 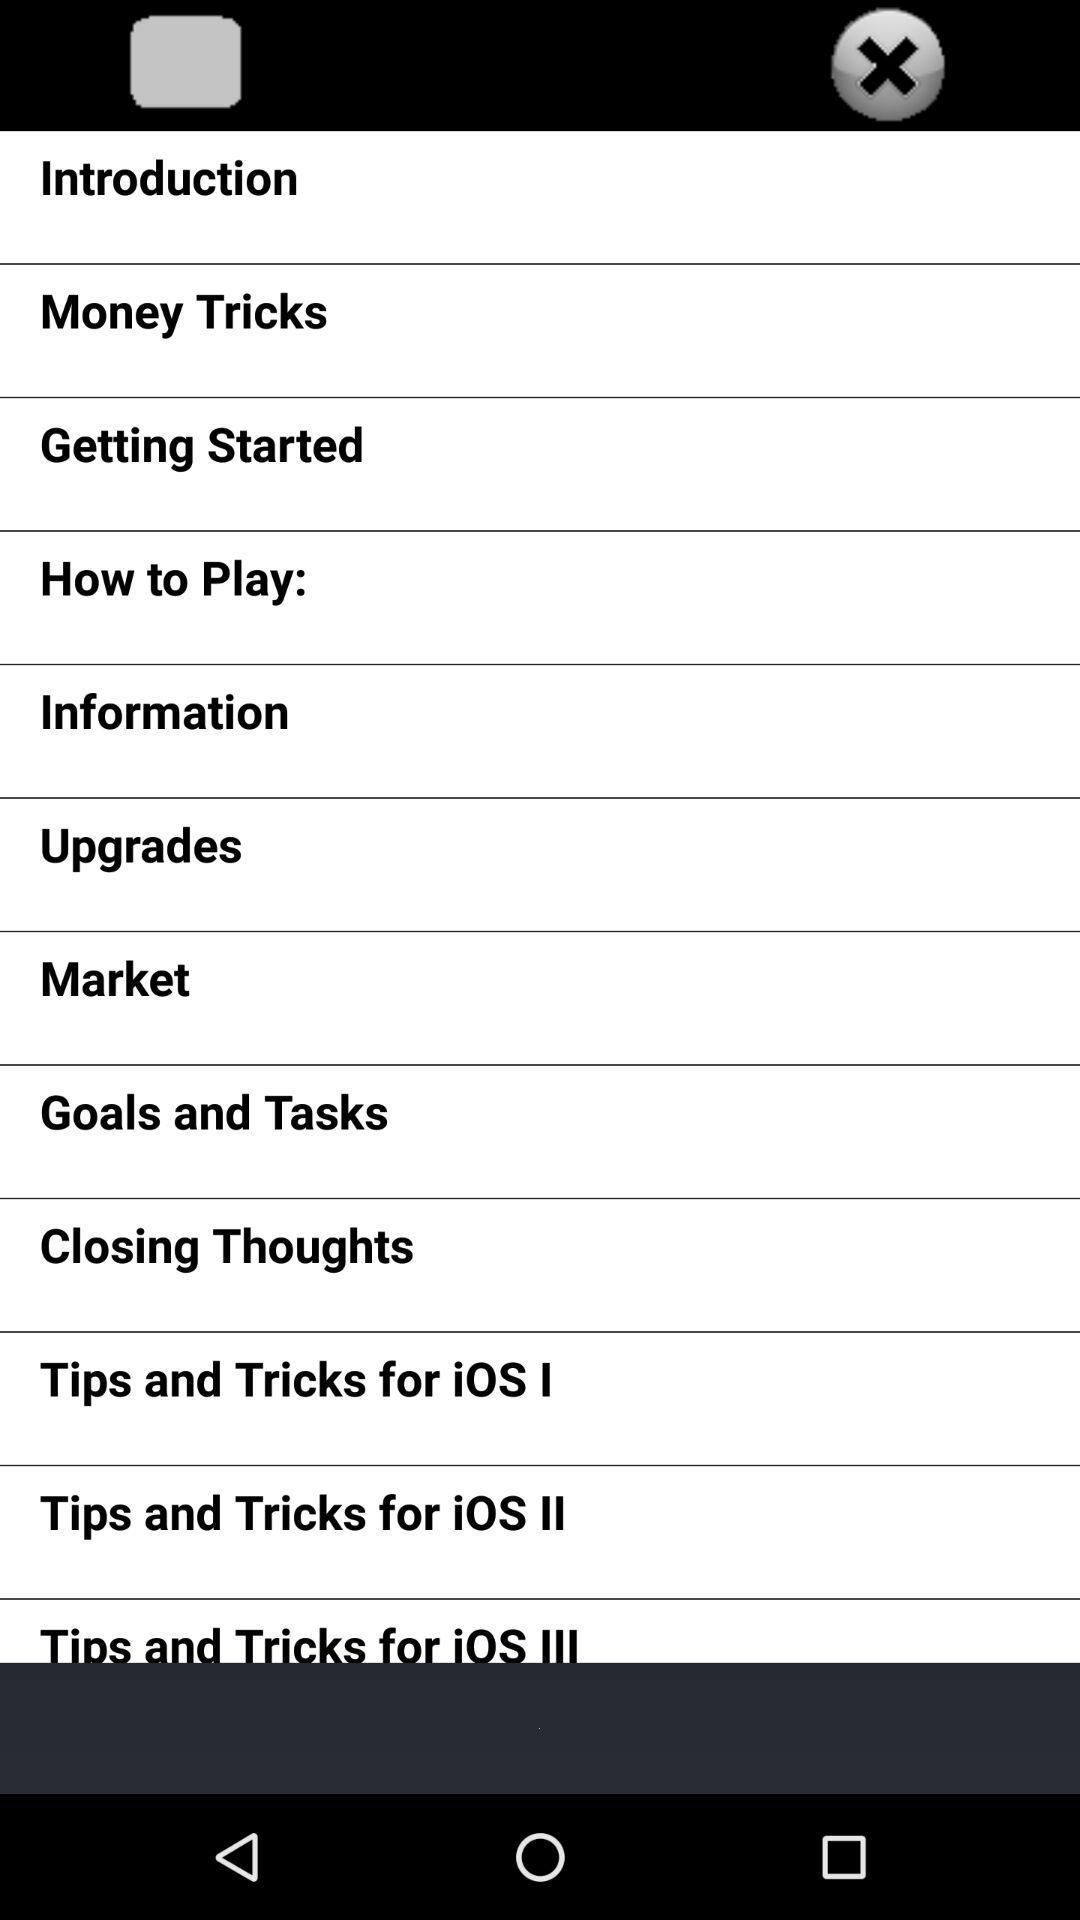 What do you see at coordinates (538, 1727) in the screenshot?
I see `item below tips and tricks item` at bounding box center [538, 1727].